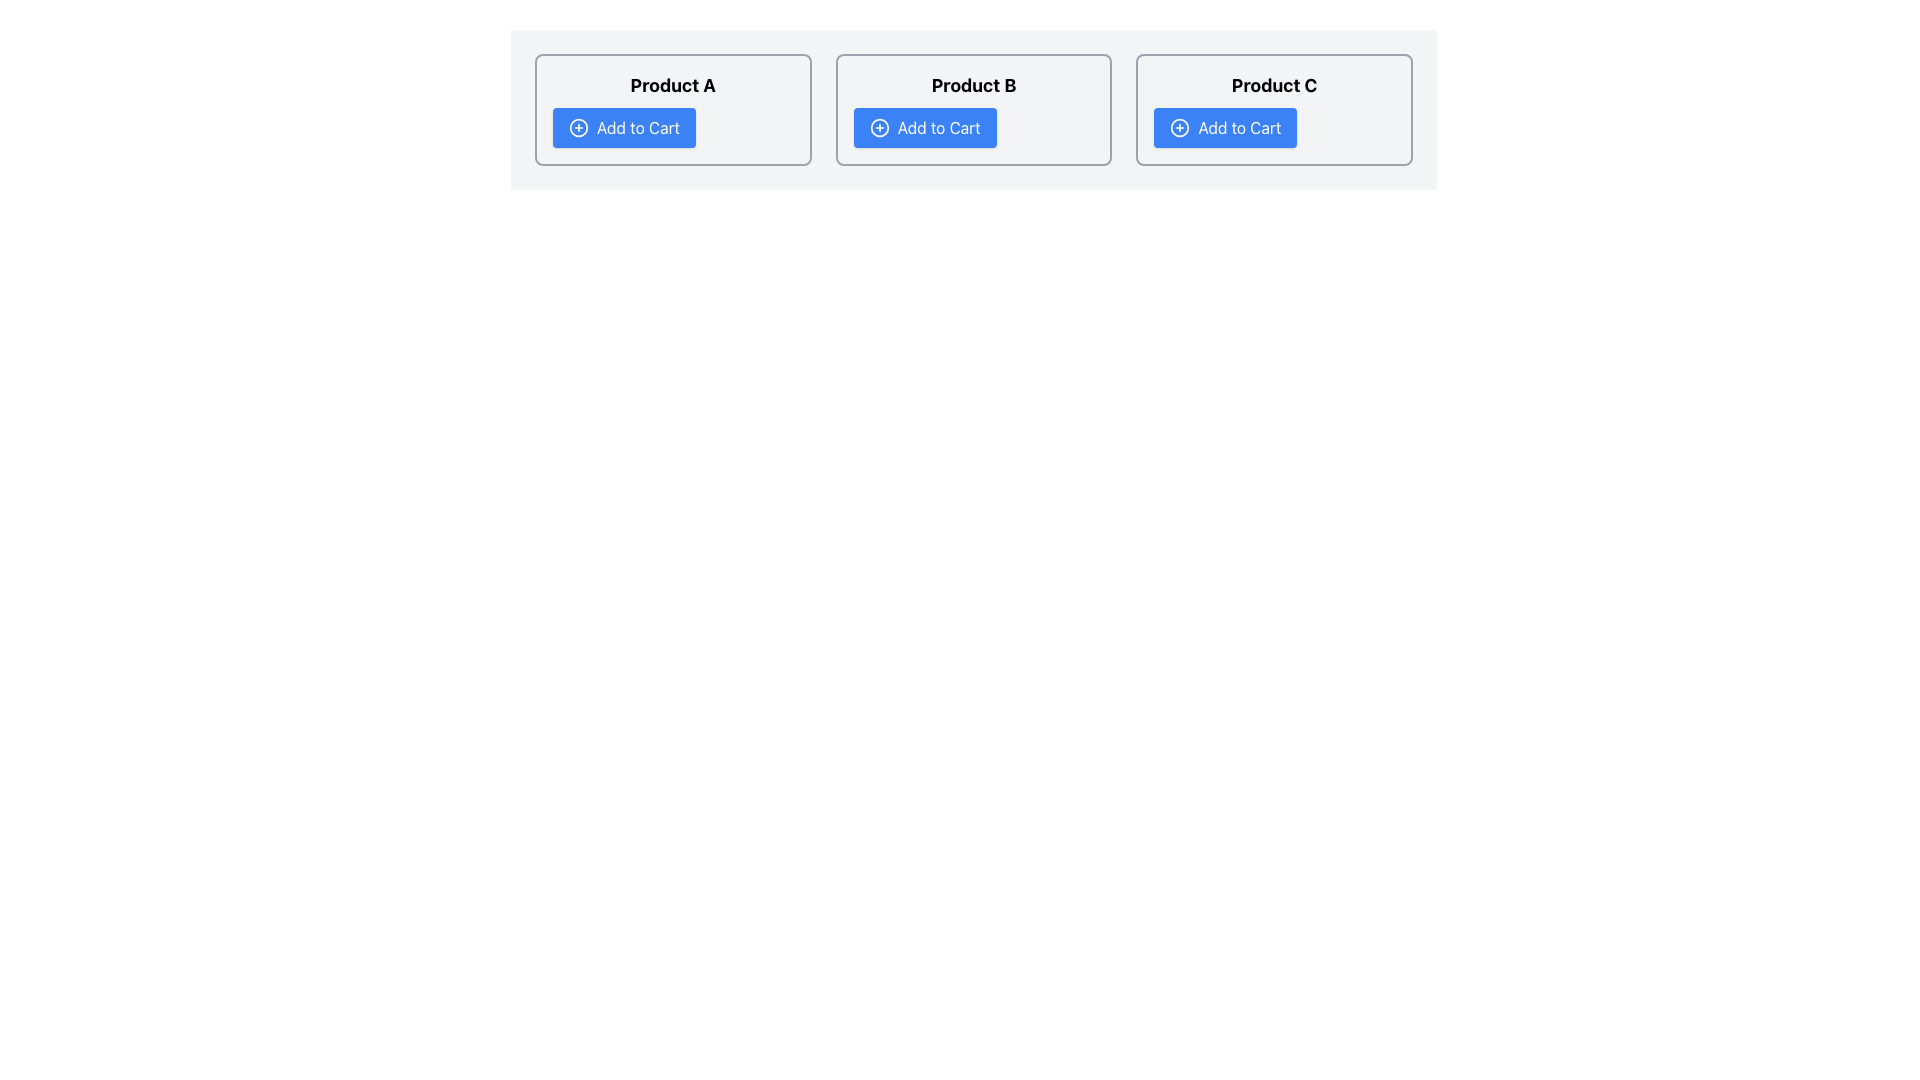  What do you see at coordinates (1180, 127) in the screenshot?
I see `the icon located to the left of the blue 'Add to Cart' button beneath the 'Product C' label` at bounding box center [1180, 127].